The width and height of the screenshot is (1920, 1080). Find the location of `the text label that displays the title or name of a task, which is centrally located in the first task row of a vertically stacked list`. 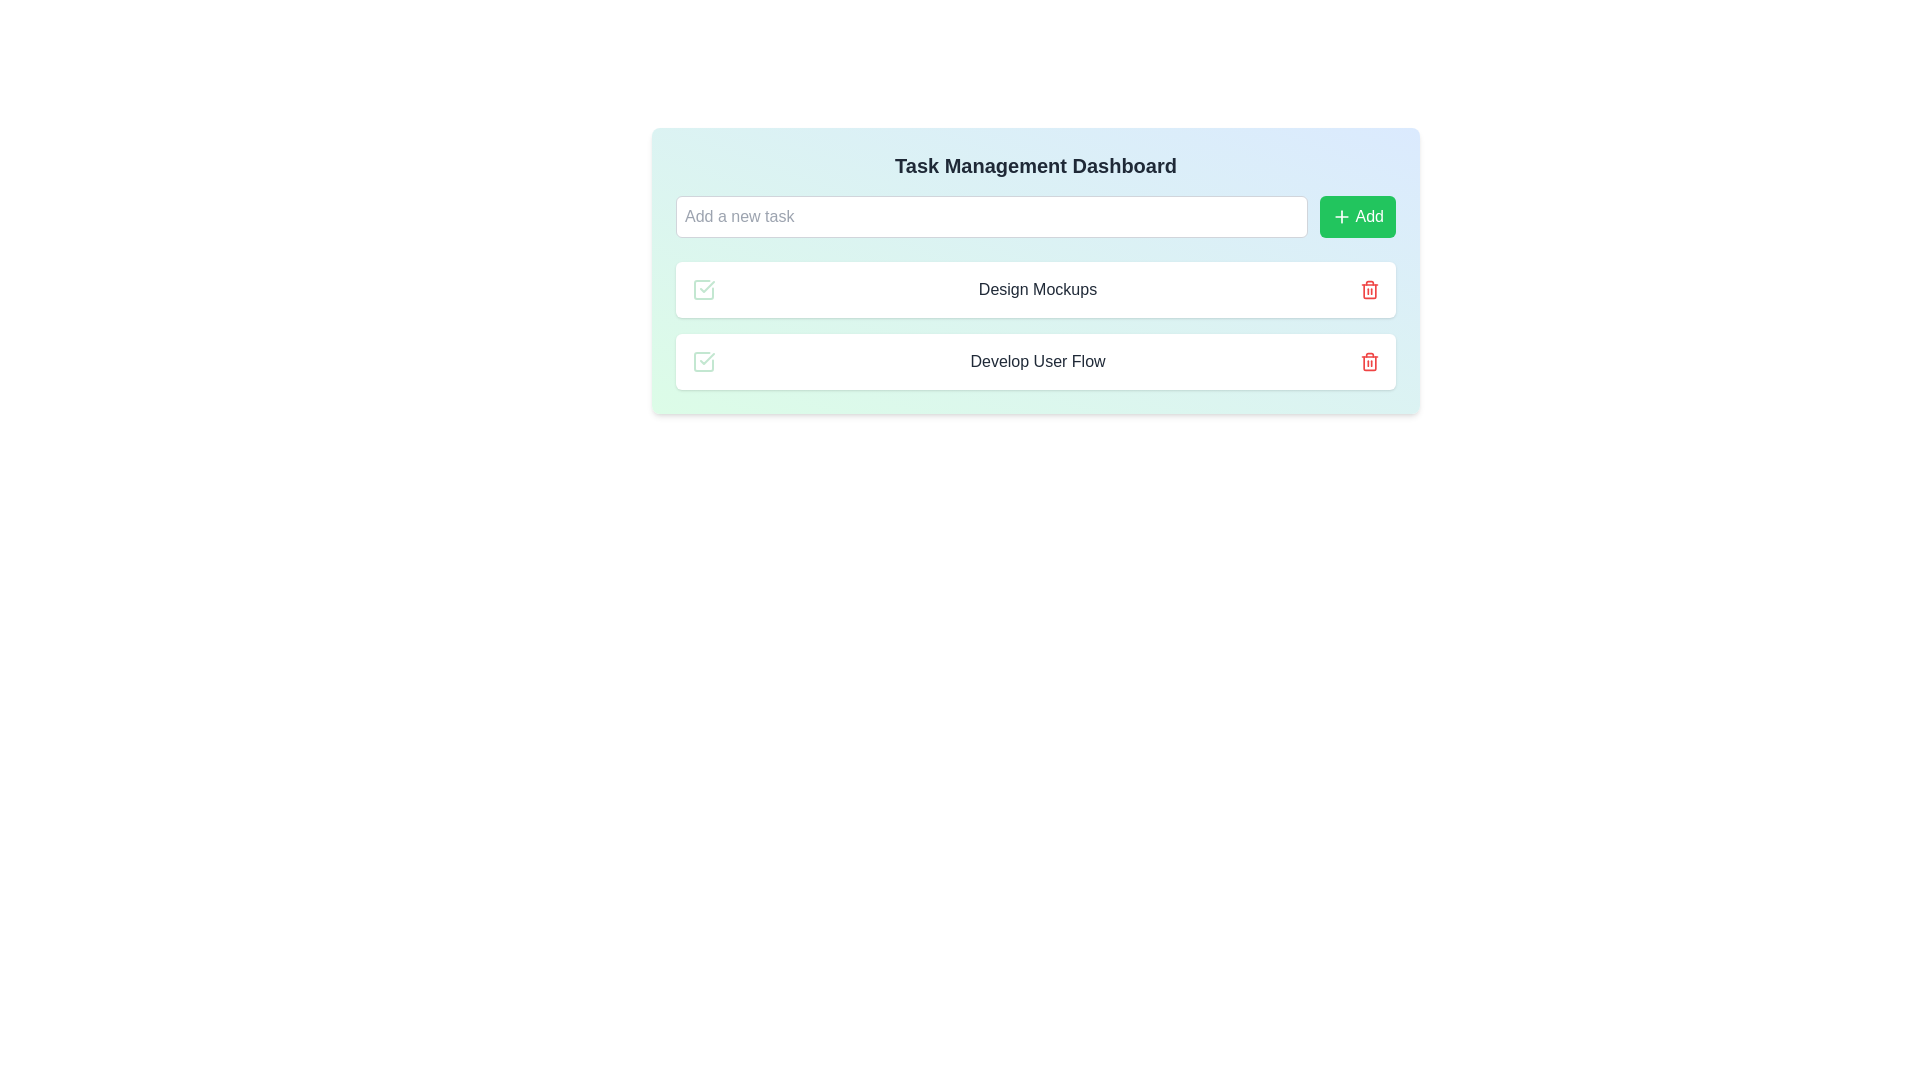

the text label that displays the title or name of a task, which is centrally located in the first task row of a vertically stacked list is located at coordinates (1037, 289).